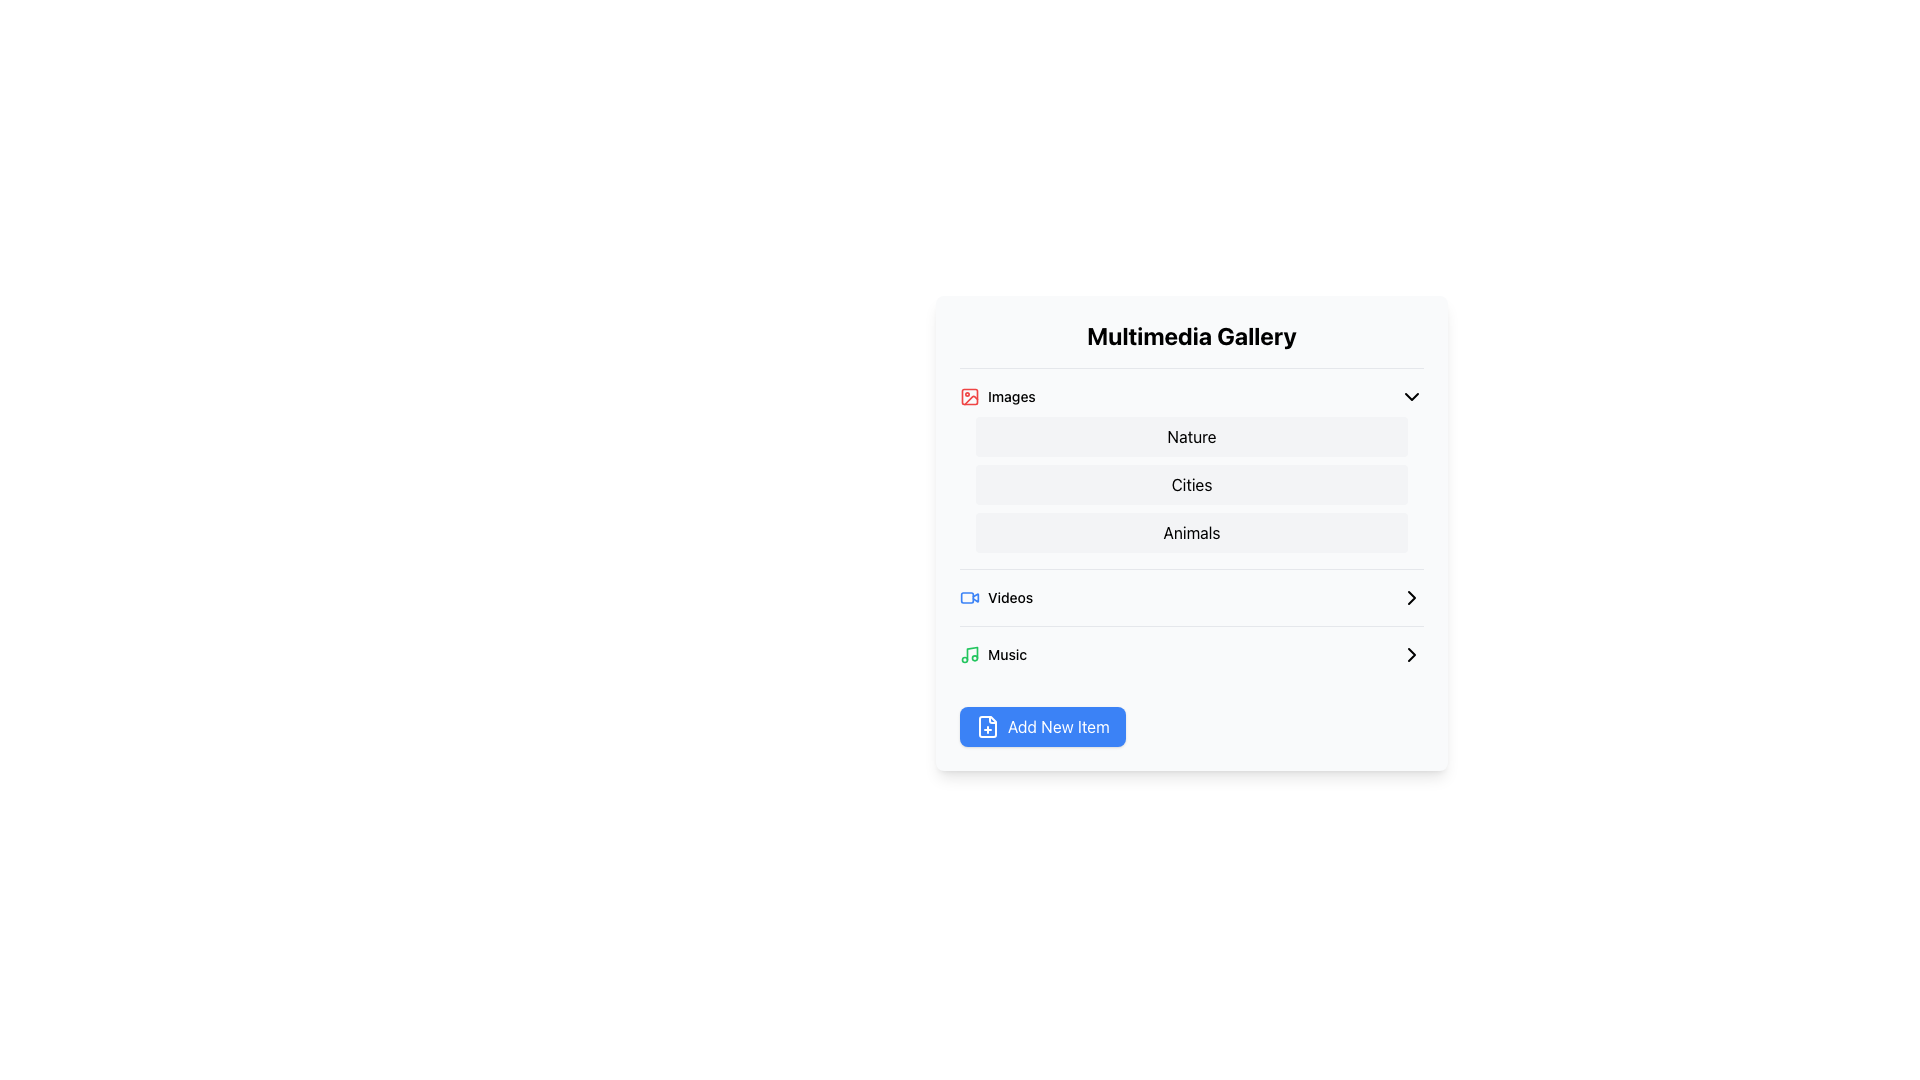 The image size is (1920, 1080). Describe the element at coordinates (1011, 397) in the screenshot. I see `the 'Images' text label, which is styled with a medium font weight and is positioned to the right of a small picture icon within the 'Multimedia Gallery' menu` at that location.